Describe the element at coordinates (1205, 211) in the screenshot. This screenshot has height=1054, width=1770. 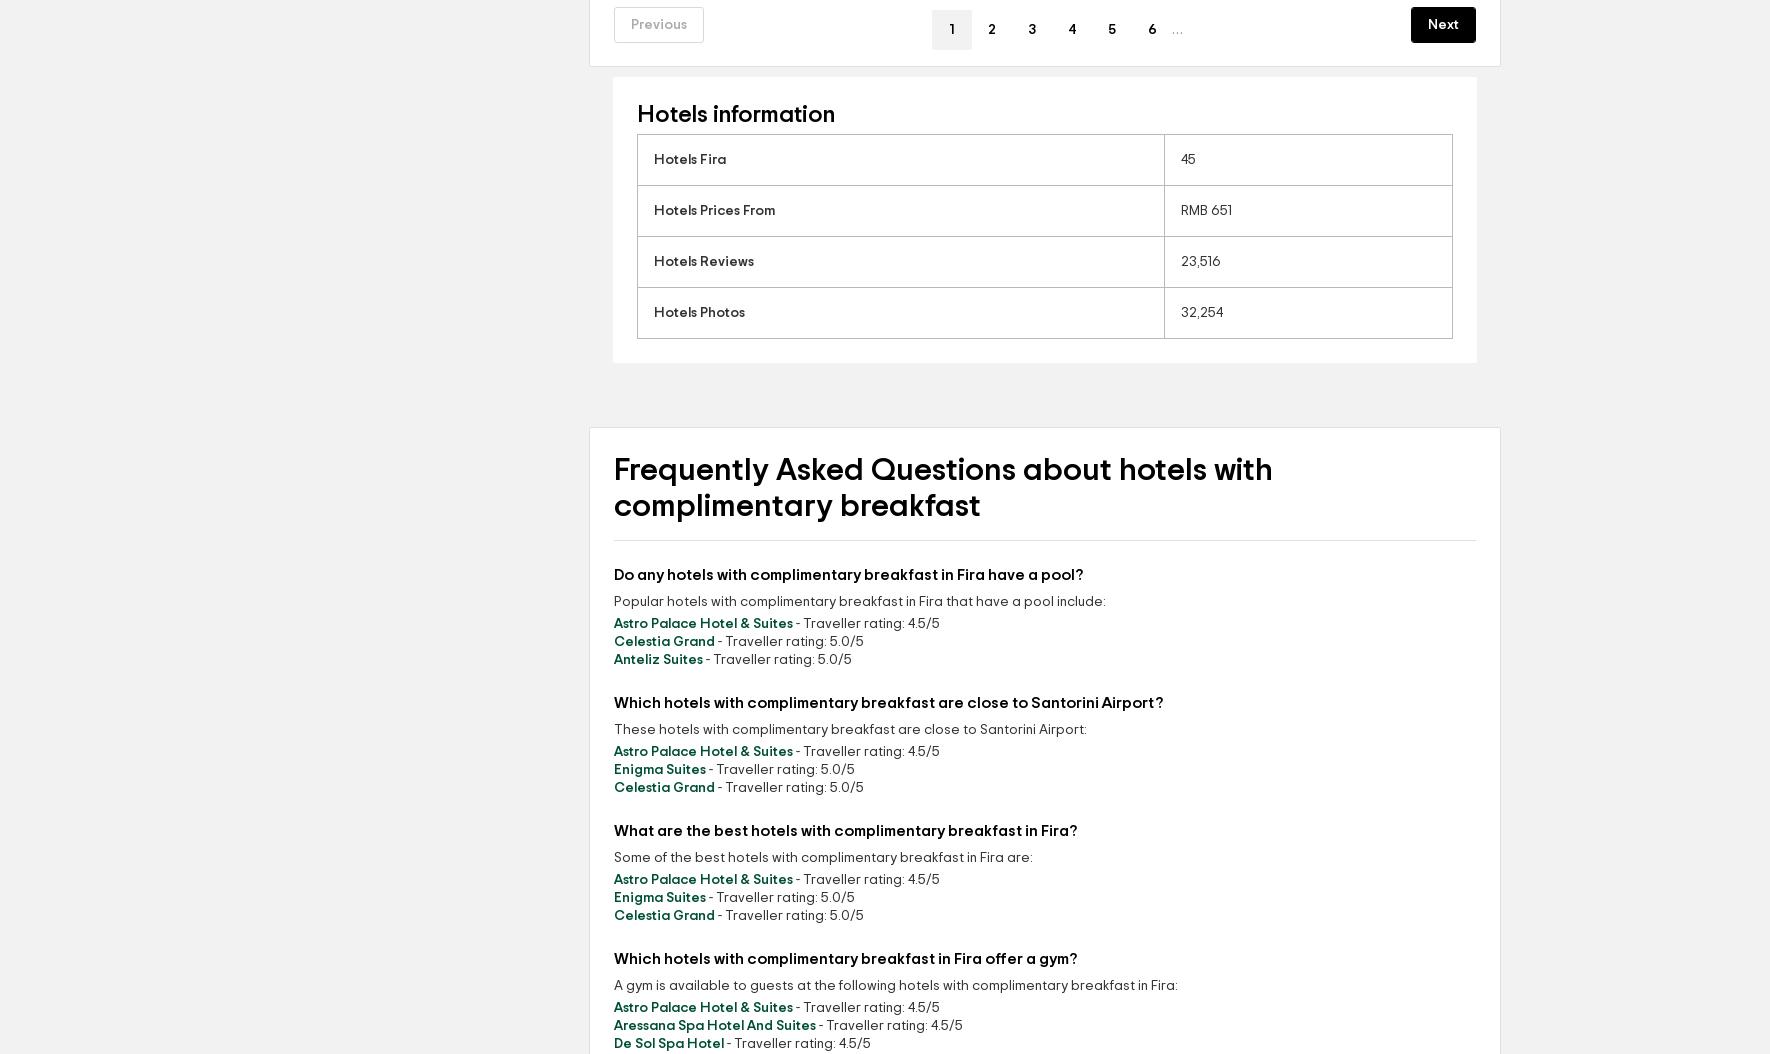
I see `'RMB 651'` at that location.